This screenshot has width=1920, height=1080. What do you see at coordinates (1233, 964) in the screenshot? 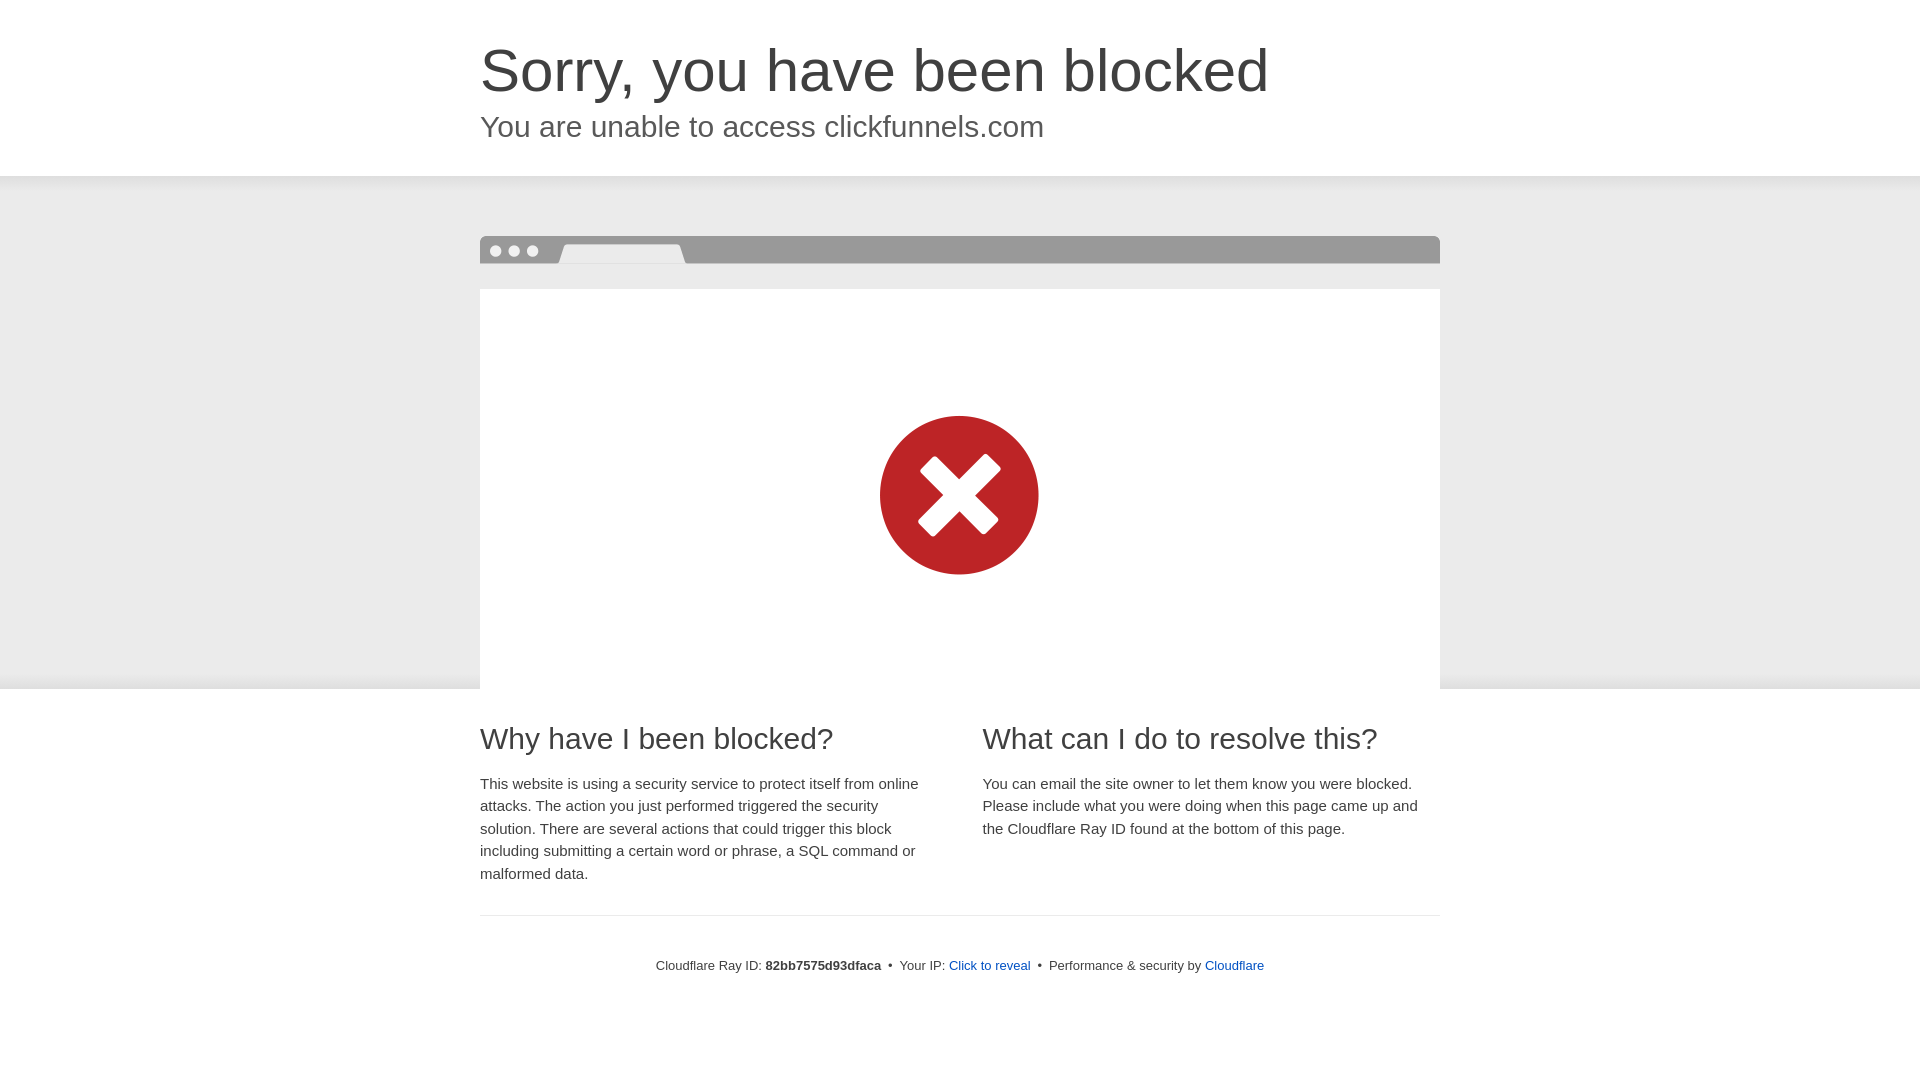
I see `'Cloudflare'` at bounding box center [1233, 964].